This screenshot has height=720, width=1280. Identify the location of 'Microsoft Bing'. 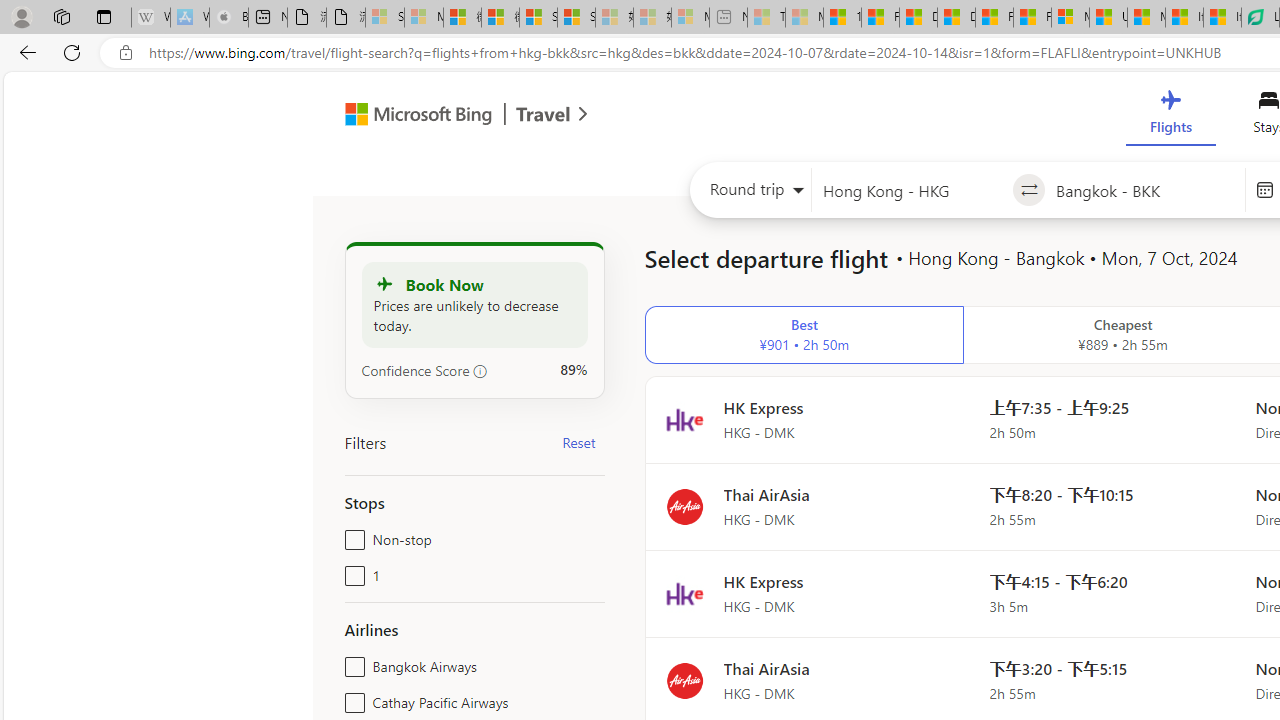
(409, 117).